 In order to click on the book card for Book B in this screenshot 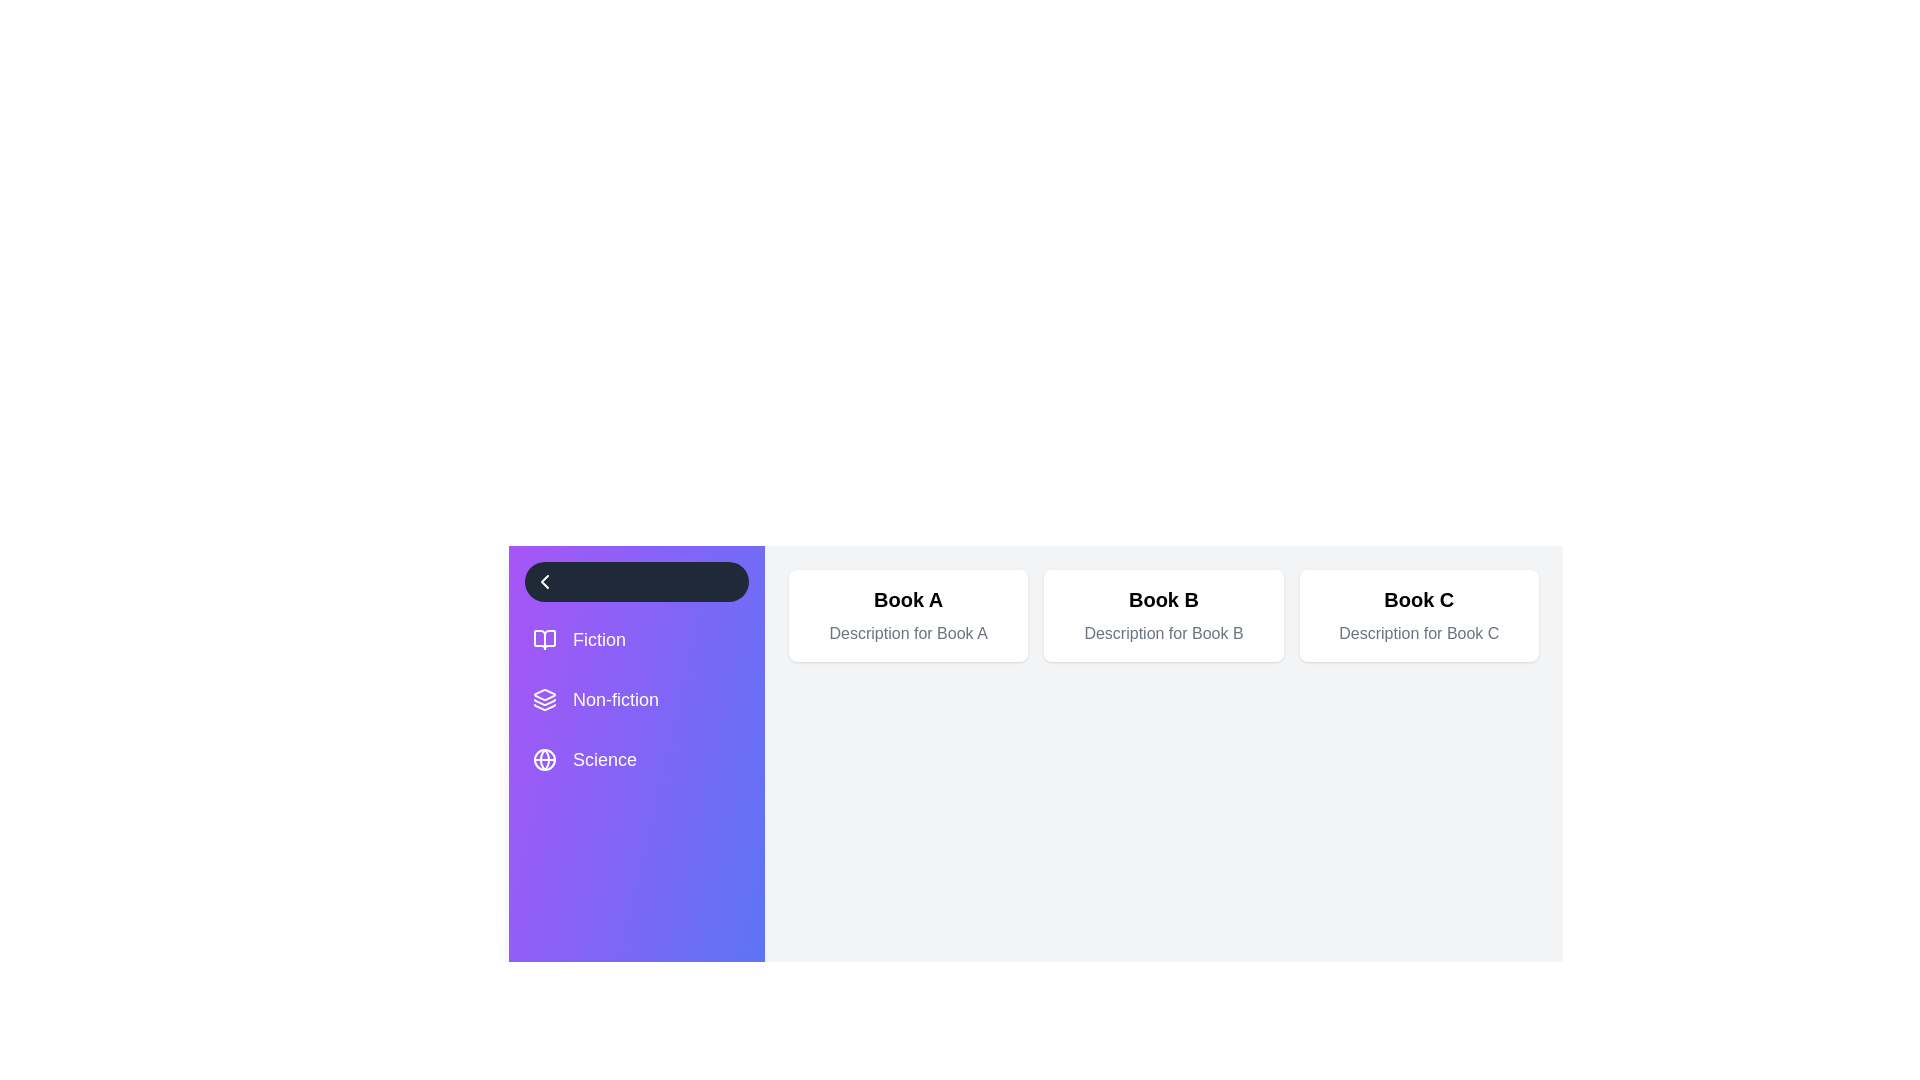, I will do `click(1163, 615)`.